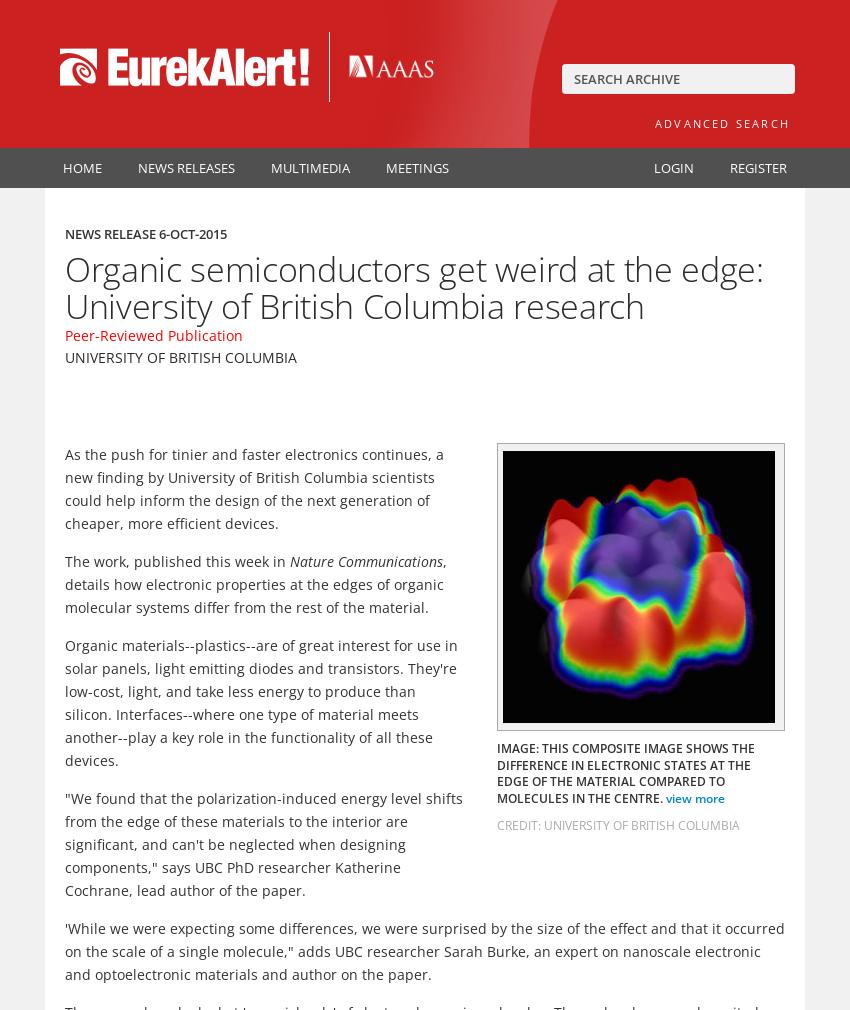 The image size is (850, 1010). What do you see at coordinates (653, 165) in the screenshot?
I see `'Login'` at bounding box center [653, 165].